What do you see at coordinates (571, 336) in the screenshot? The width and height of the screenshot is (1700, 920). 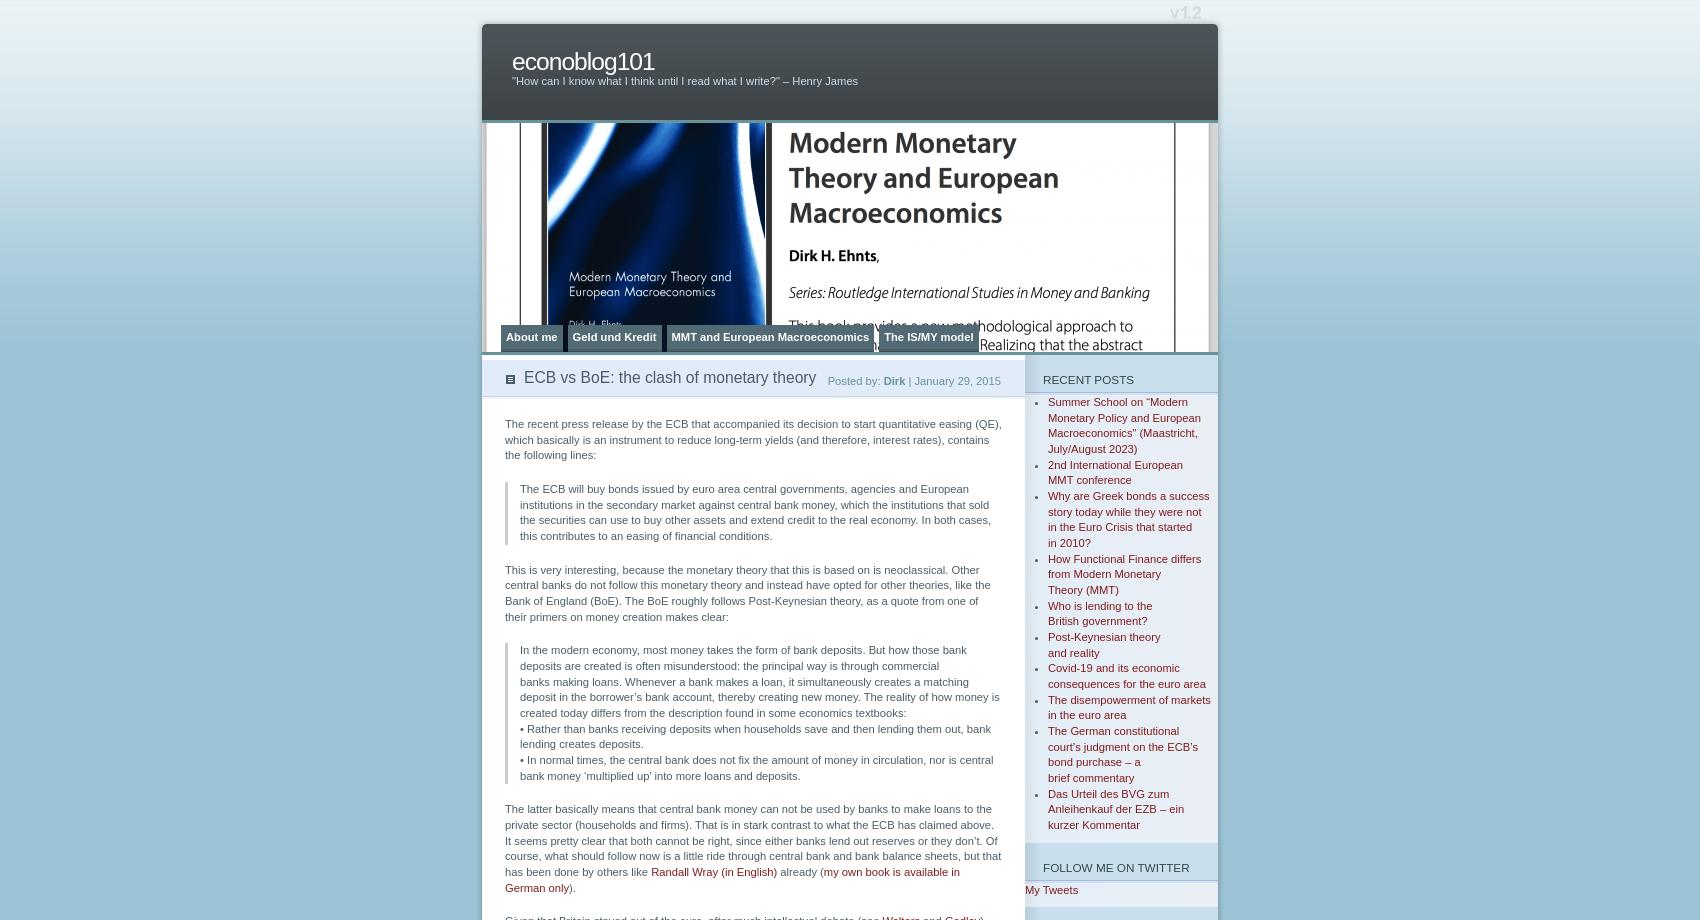 I see `'Geld und Kredit'` at bounding box center [571, 336].